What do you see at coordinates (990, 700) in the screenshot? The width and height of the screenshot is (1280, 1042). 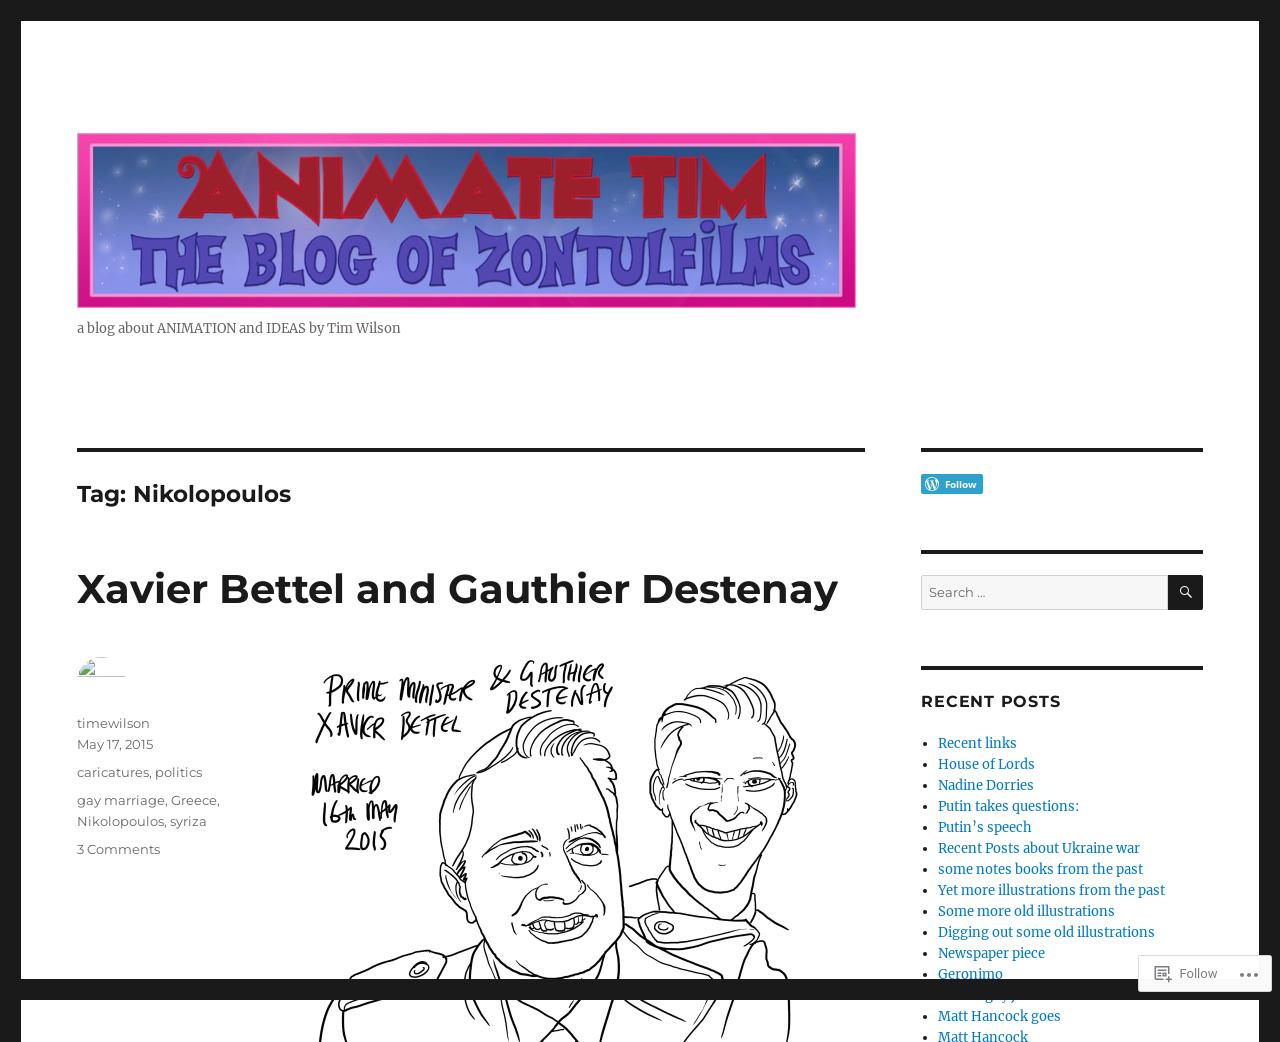 I see `'Recent Posts'` at bounding box center [990, 700].